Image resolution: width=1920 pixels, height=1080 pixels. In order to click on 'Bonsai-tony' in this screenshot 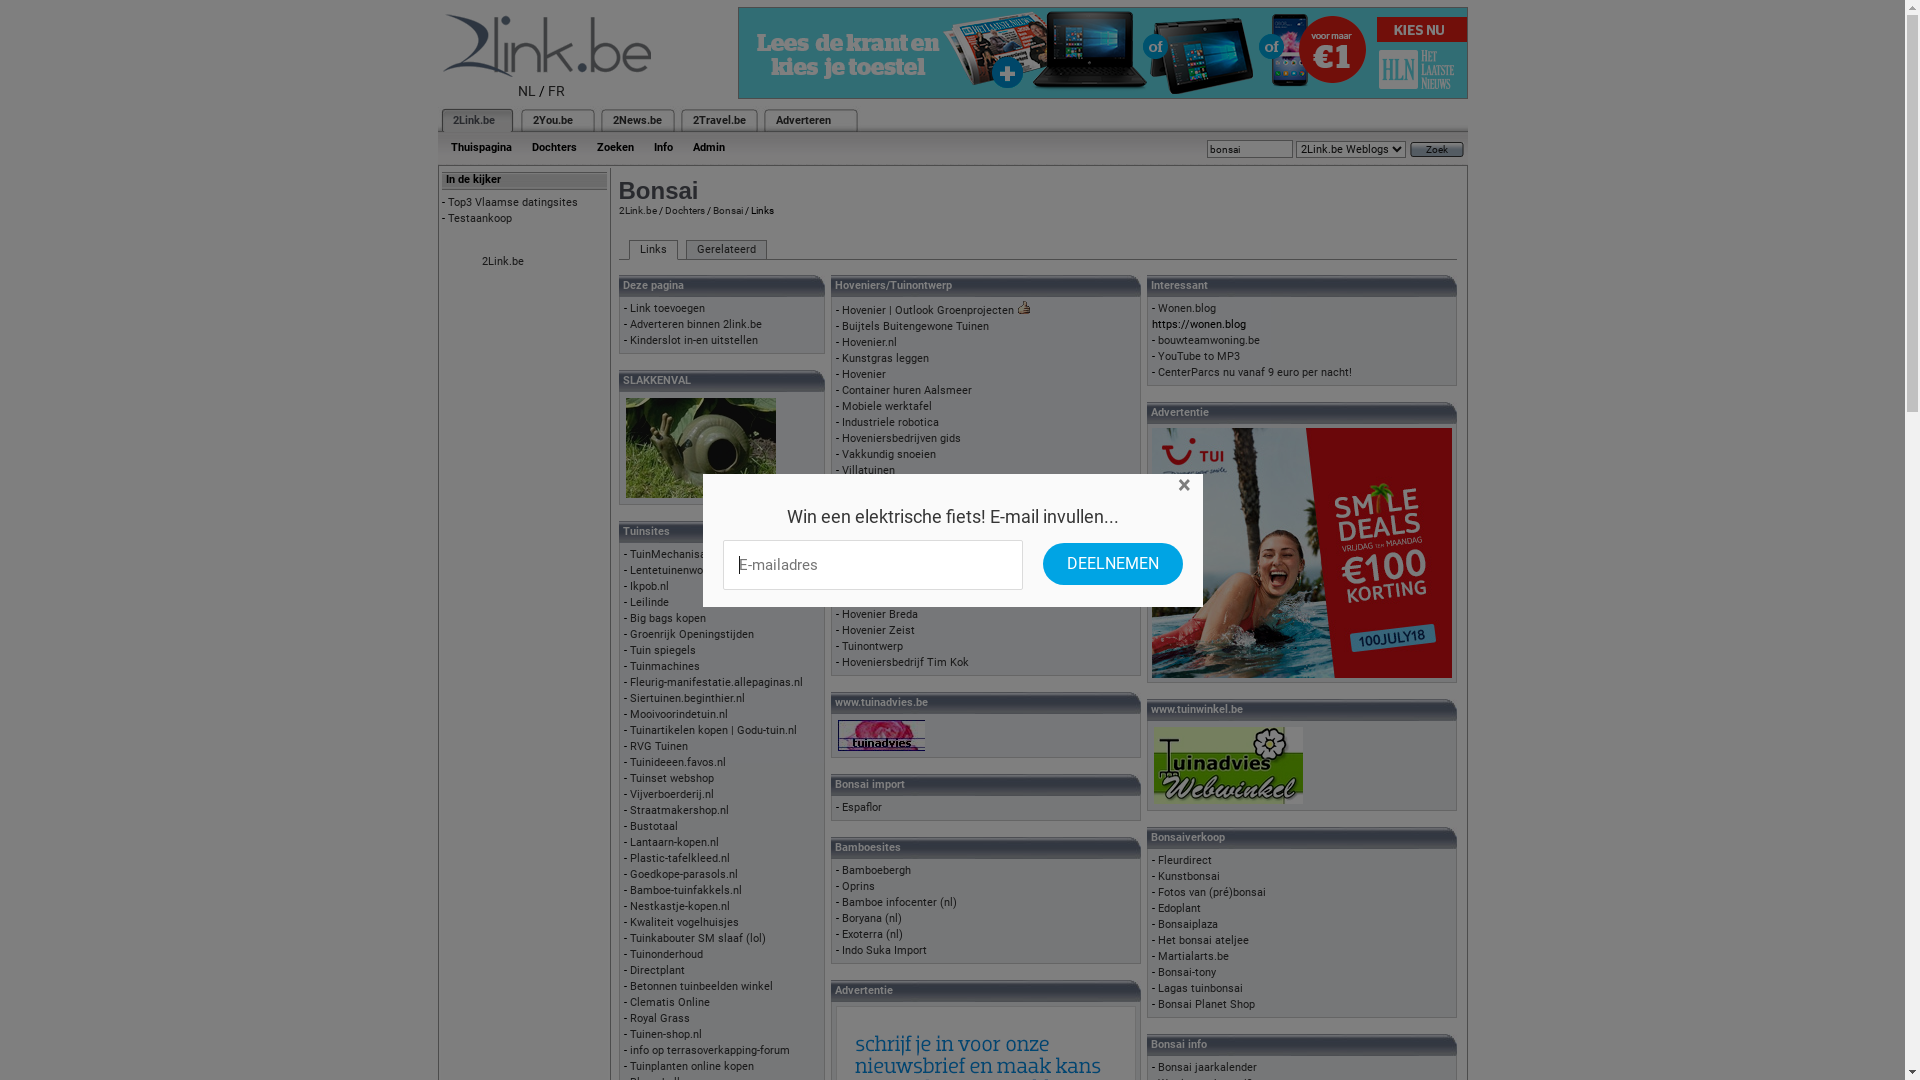, I will do `click(1157, 971)`.